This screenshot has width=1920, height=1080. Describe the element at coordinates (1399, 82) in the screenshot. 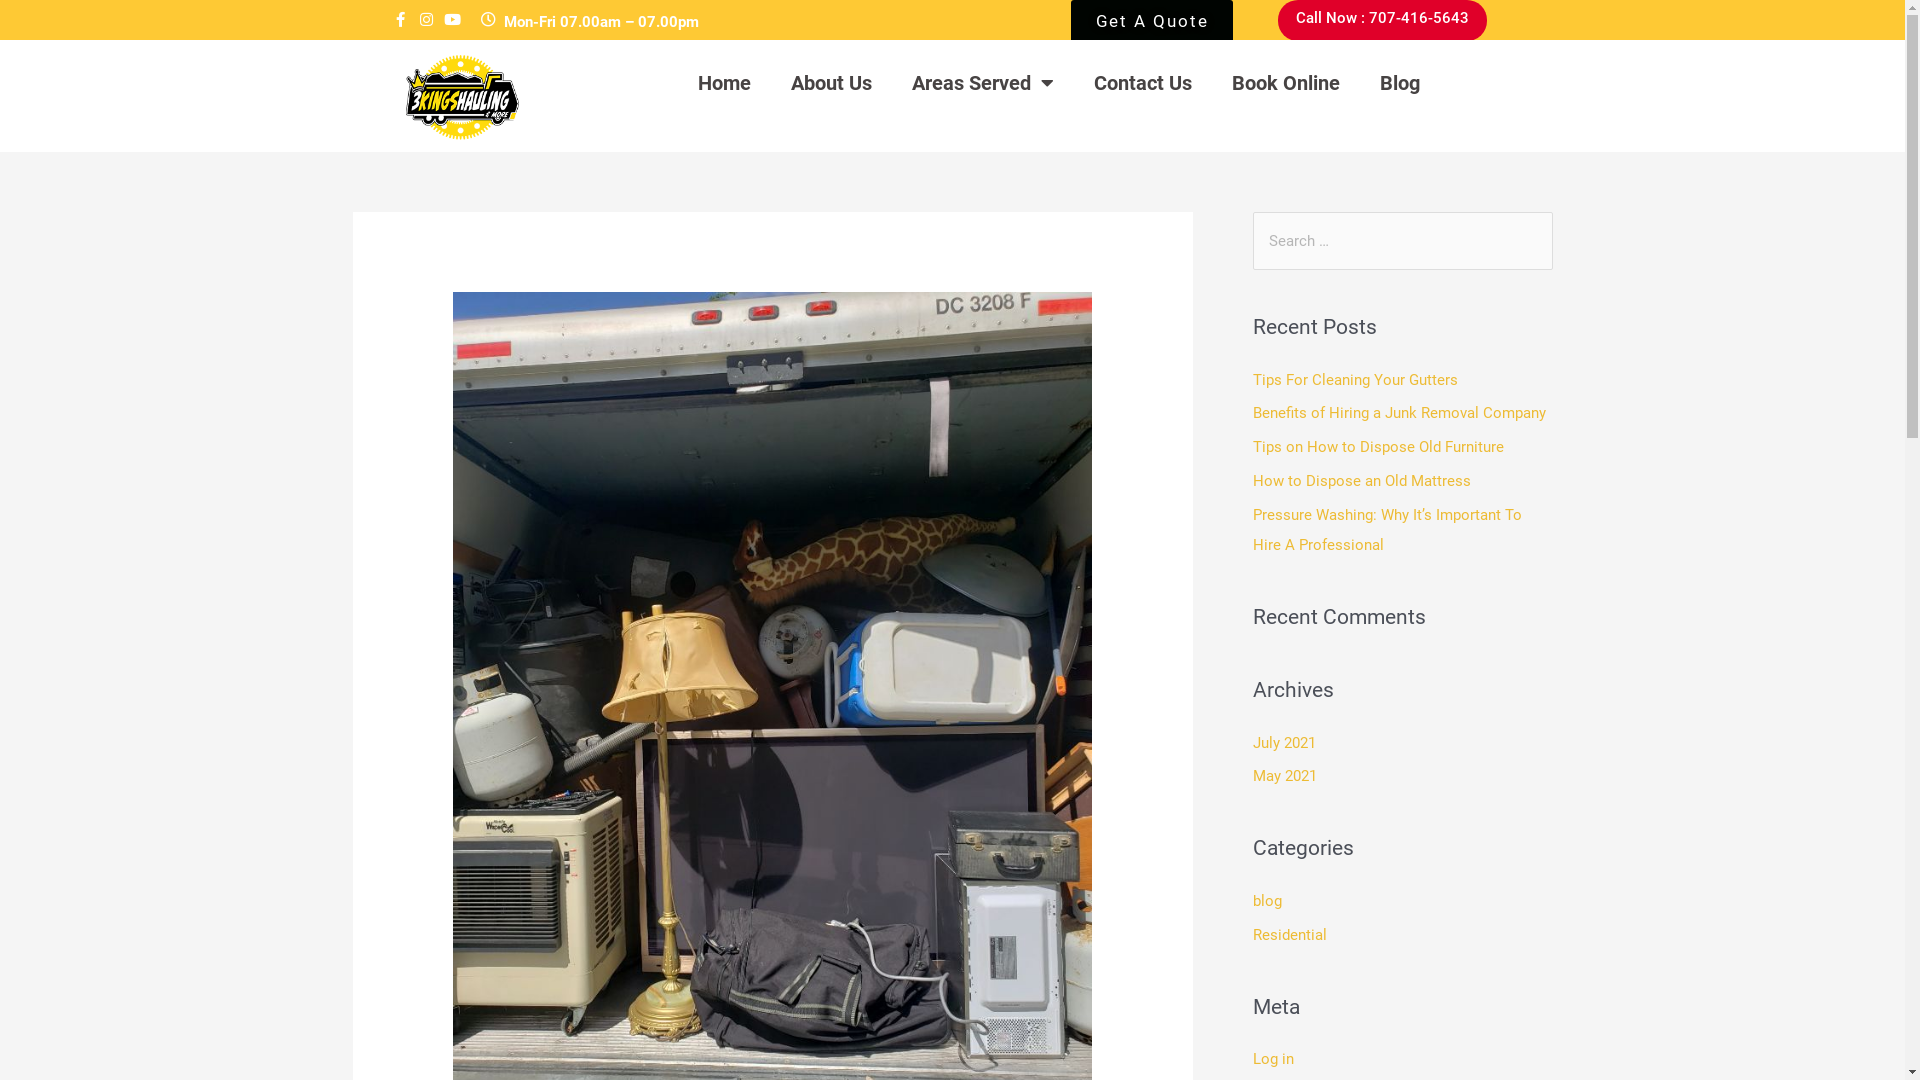

I see `'Blog'` at that location.